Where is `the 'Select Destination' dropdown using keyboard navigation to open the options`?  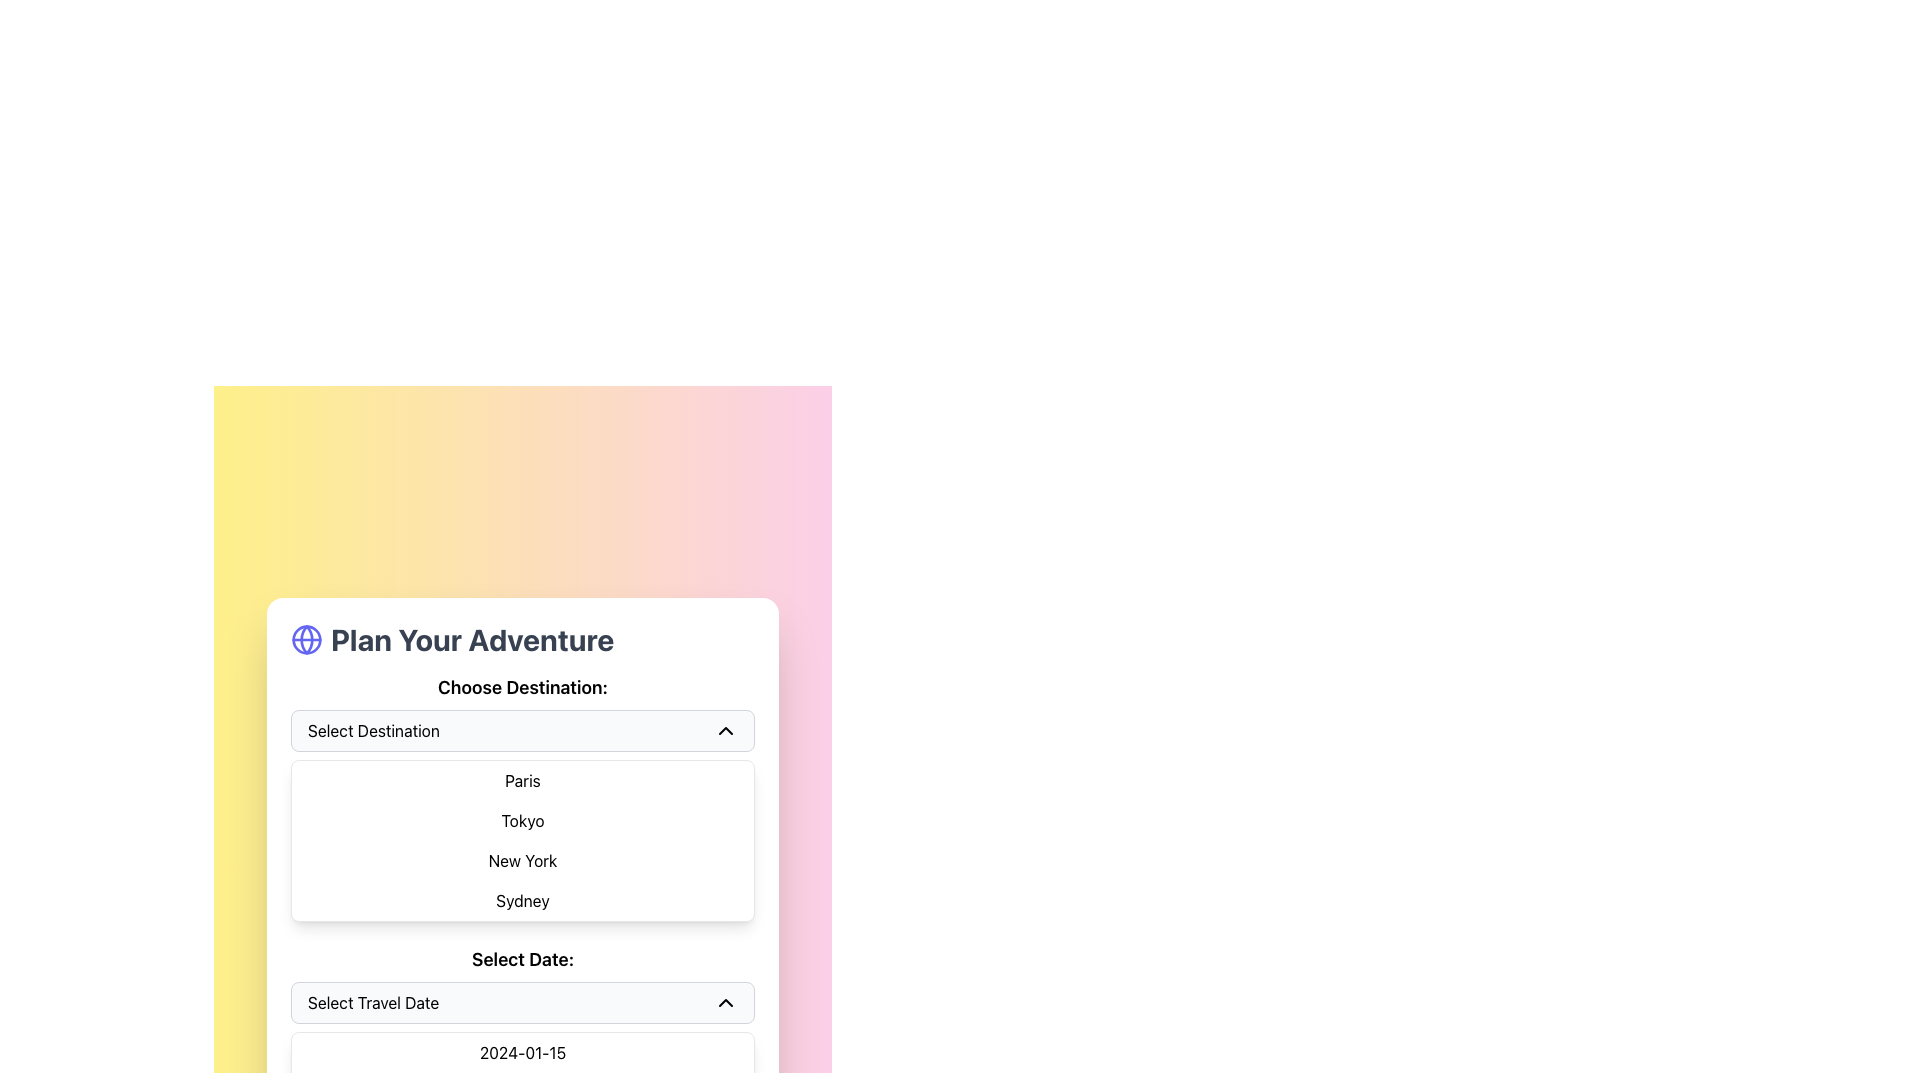
the 'Select Destination' dropdown using keyboard navigation to open the options is located at coordinates (523, 731).